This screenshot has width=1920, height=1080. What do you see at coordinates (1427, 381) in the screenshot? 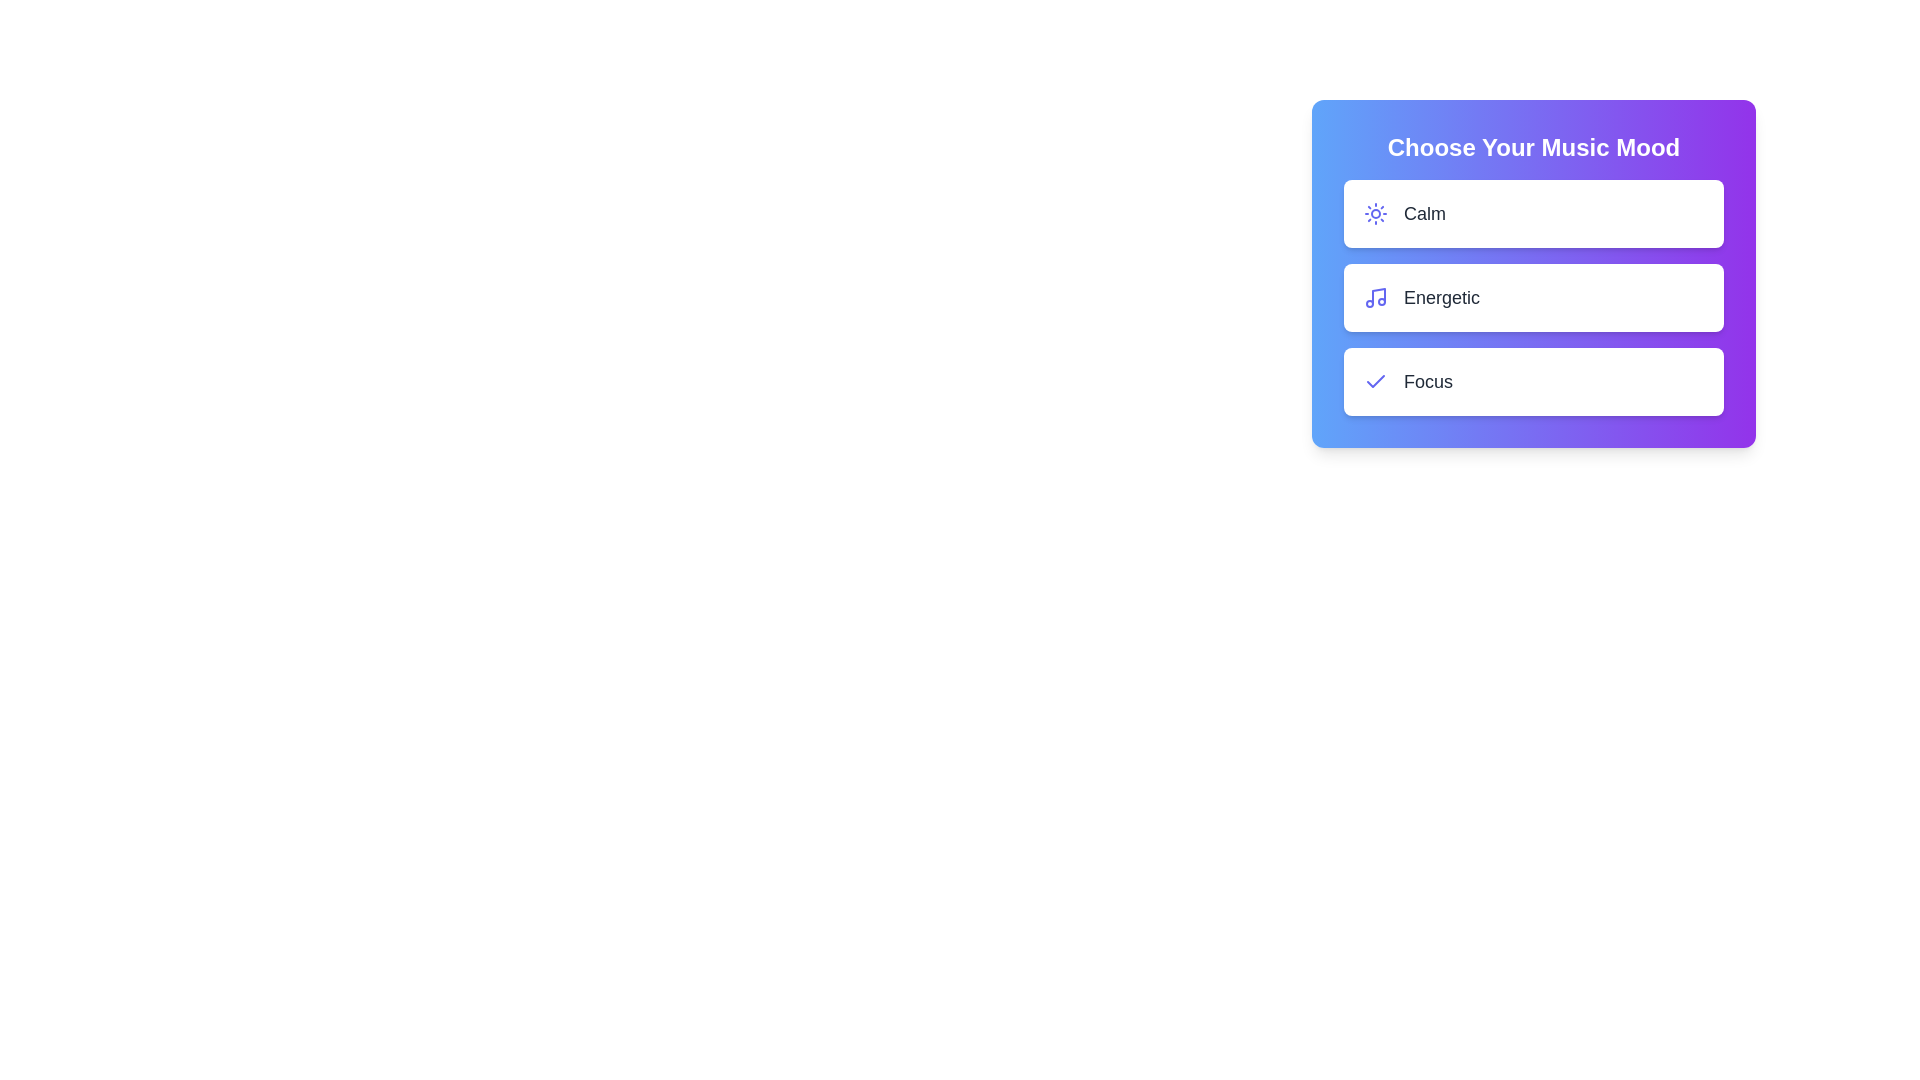
I see `the 'Focus' mood option label in the vertical list of mood options within the modal` at bounding box center [1427, 381].